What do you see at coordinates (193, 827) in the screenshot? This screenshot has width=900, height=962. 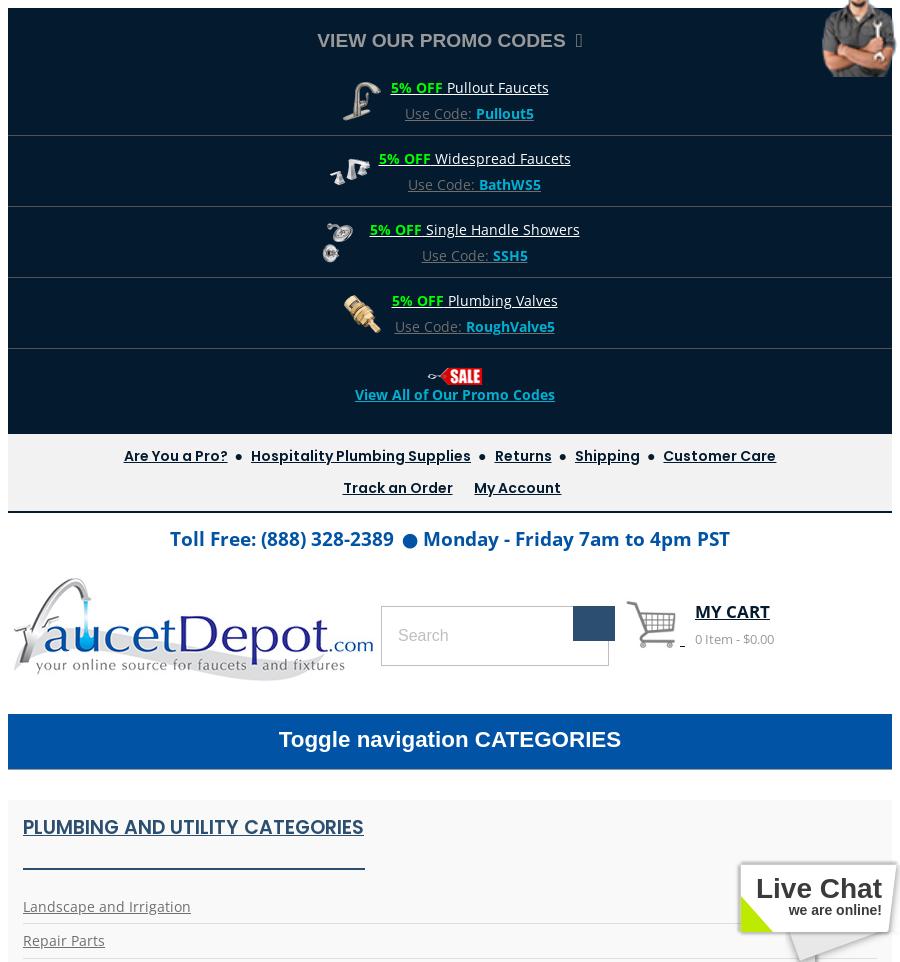 I see `'PLUMBING AND UTILITY Categories'` at bounding box center [193, 827].